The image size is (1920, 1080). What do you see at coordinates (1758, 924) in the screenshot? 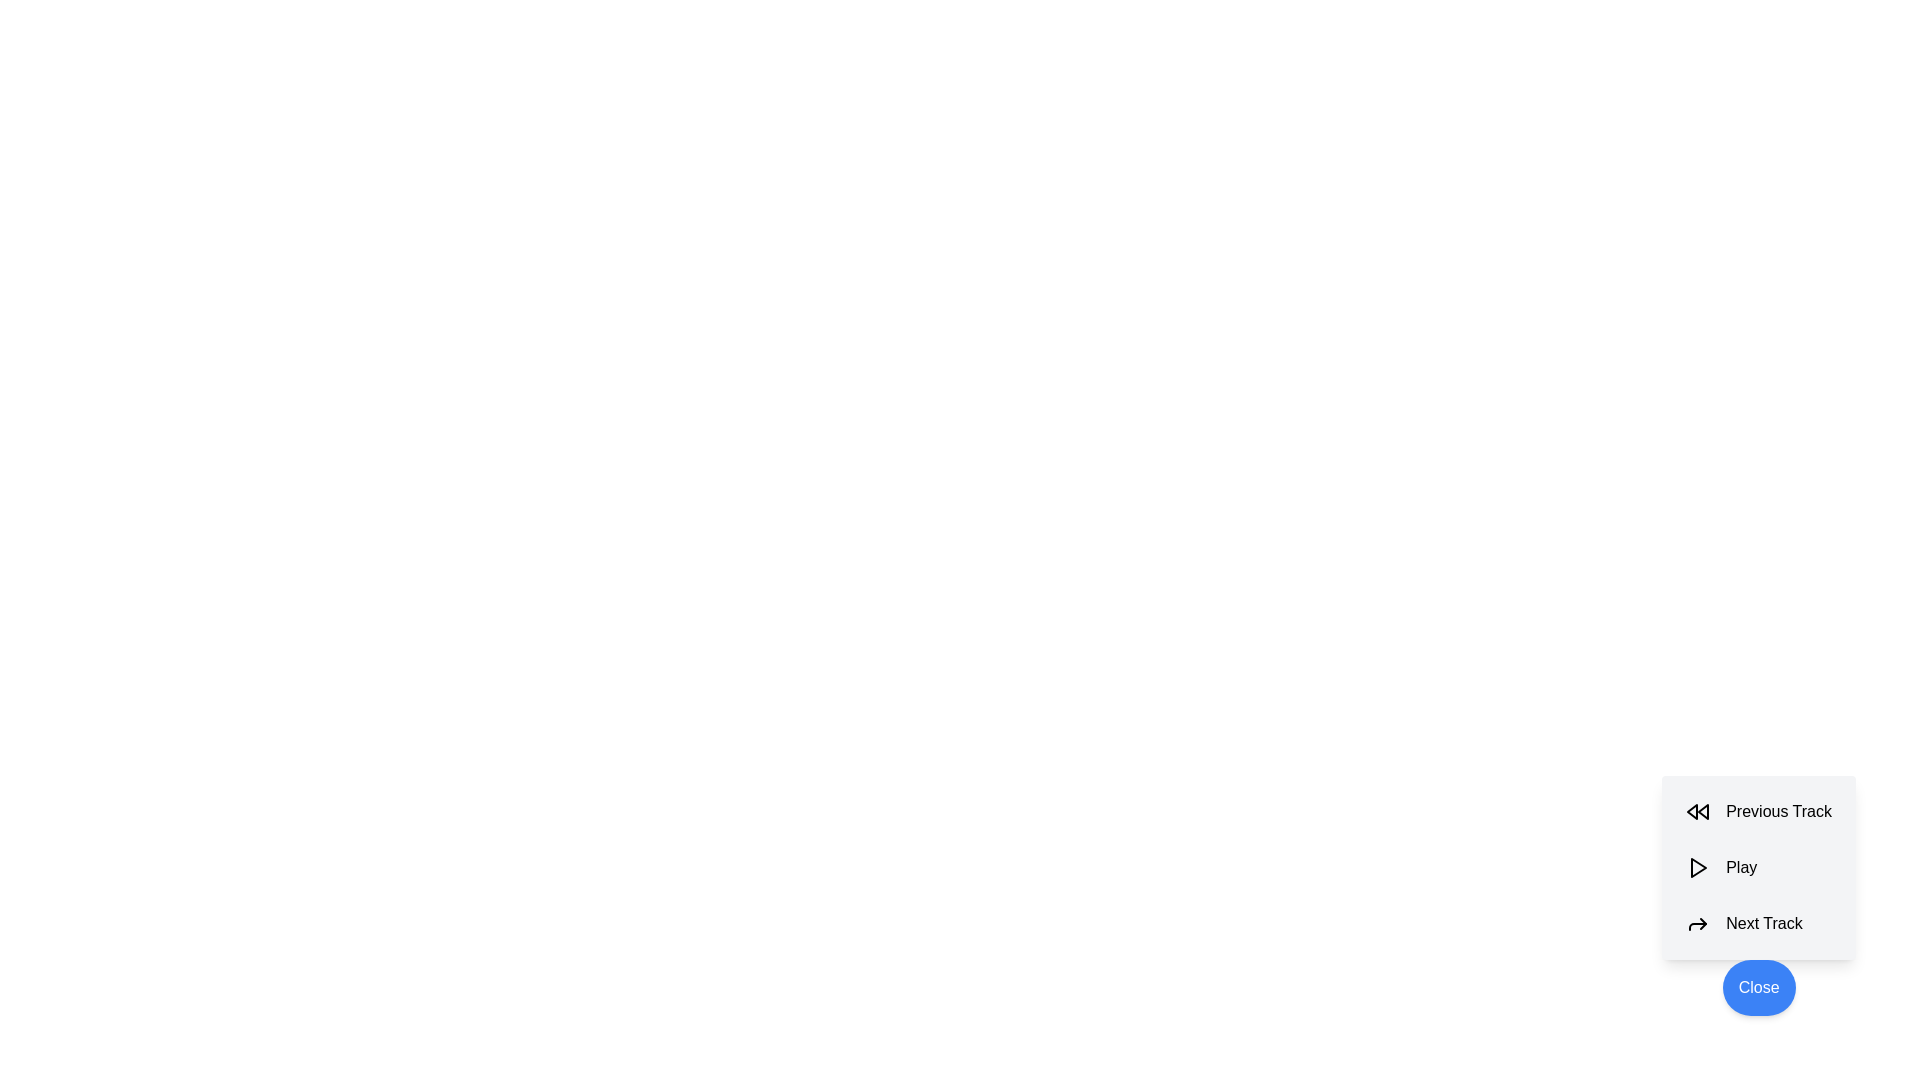
I see `the 'Next Track' button located at the bottom of the vertical list of media control buttons to skip to the next track in the playlist` at bounding box center [1758, 924].